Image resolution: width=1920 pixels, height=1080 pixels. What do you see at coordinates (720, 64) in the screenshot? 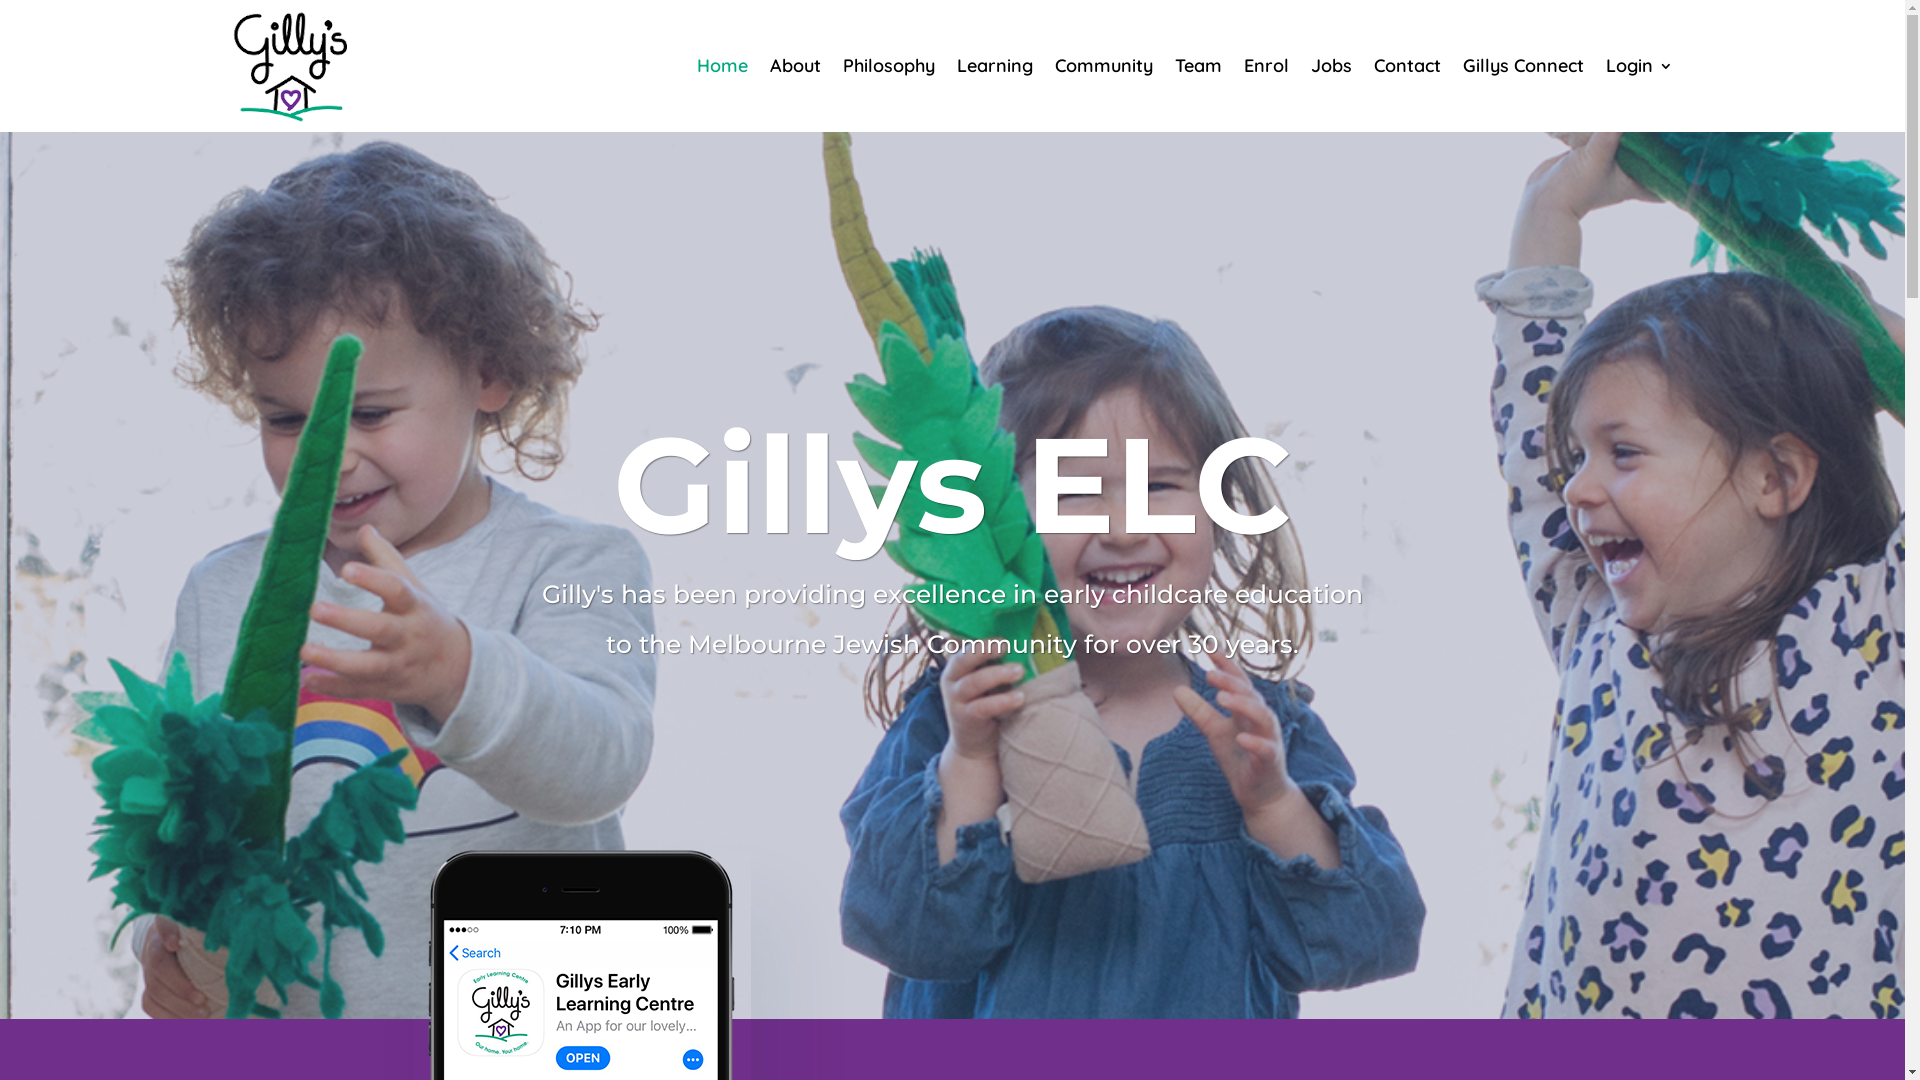
I see `'Home'` at bounding box center [720, 64].